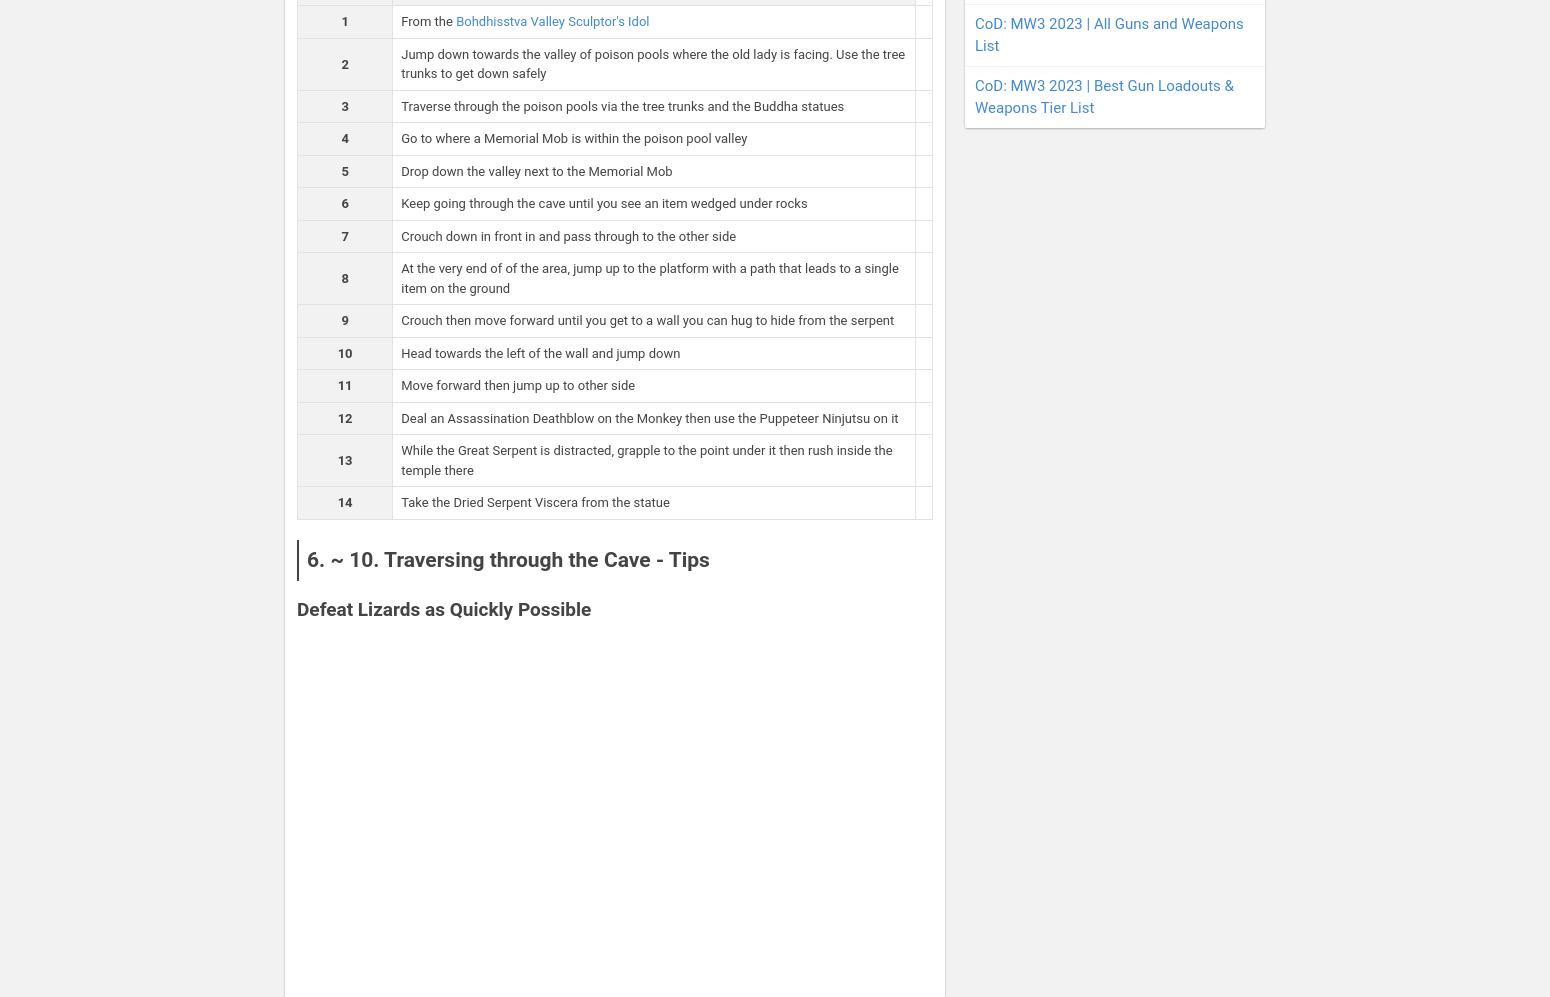 The image size is (1550, 997). I want to click on 'Keep going through the cave until you see an item wedged under rocks', so click(604, 203).